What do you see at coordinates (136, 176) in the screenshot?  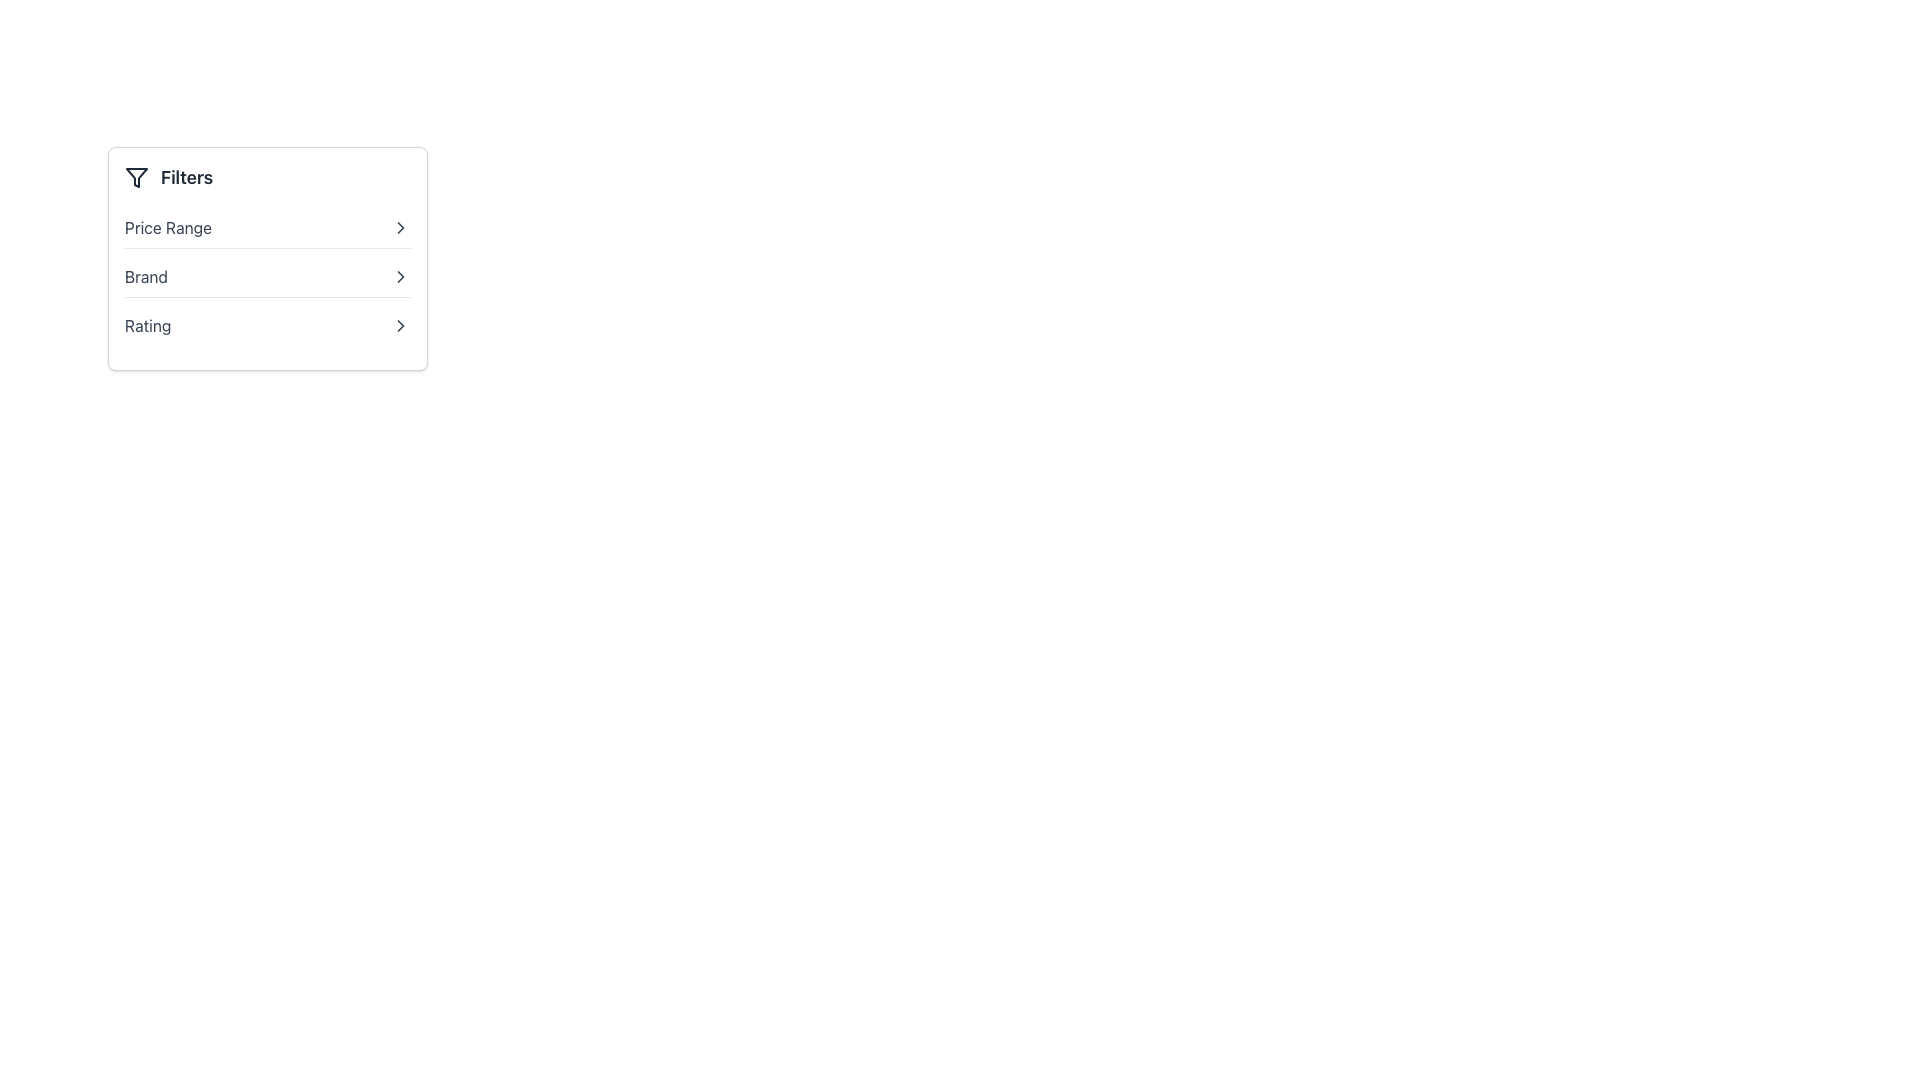 I see `the funnel-shaped icon for filtering, which is positioned to the left of the 'Filters' label in the interface` at bounding box center [136, 176].